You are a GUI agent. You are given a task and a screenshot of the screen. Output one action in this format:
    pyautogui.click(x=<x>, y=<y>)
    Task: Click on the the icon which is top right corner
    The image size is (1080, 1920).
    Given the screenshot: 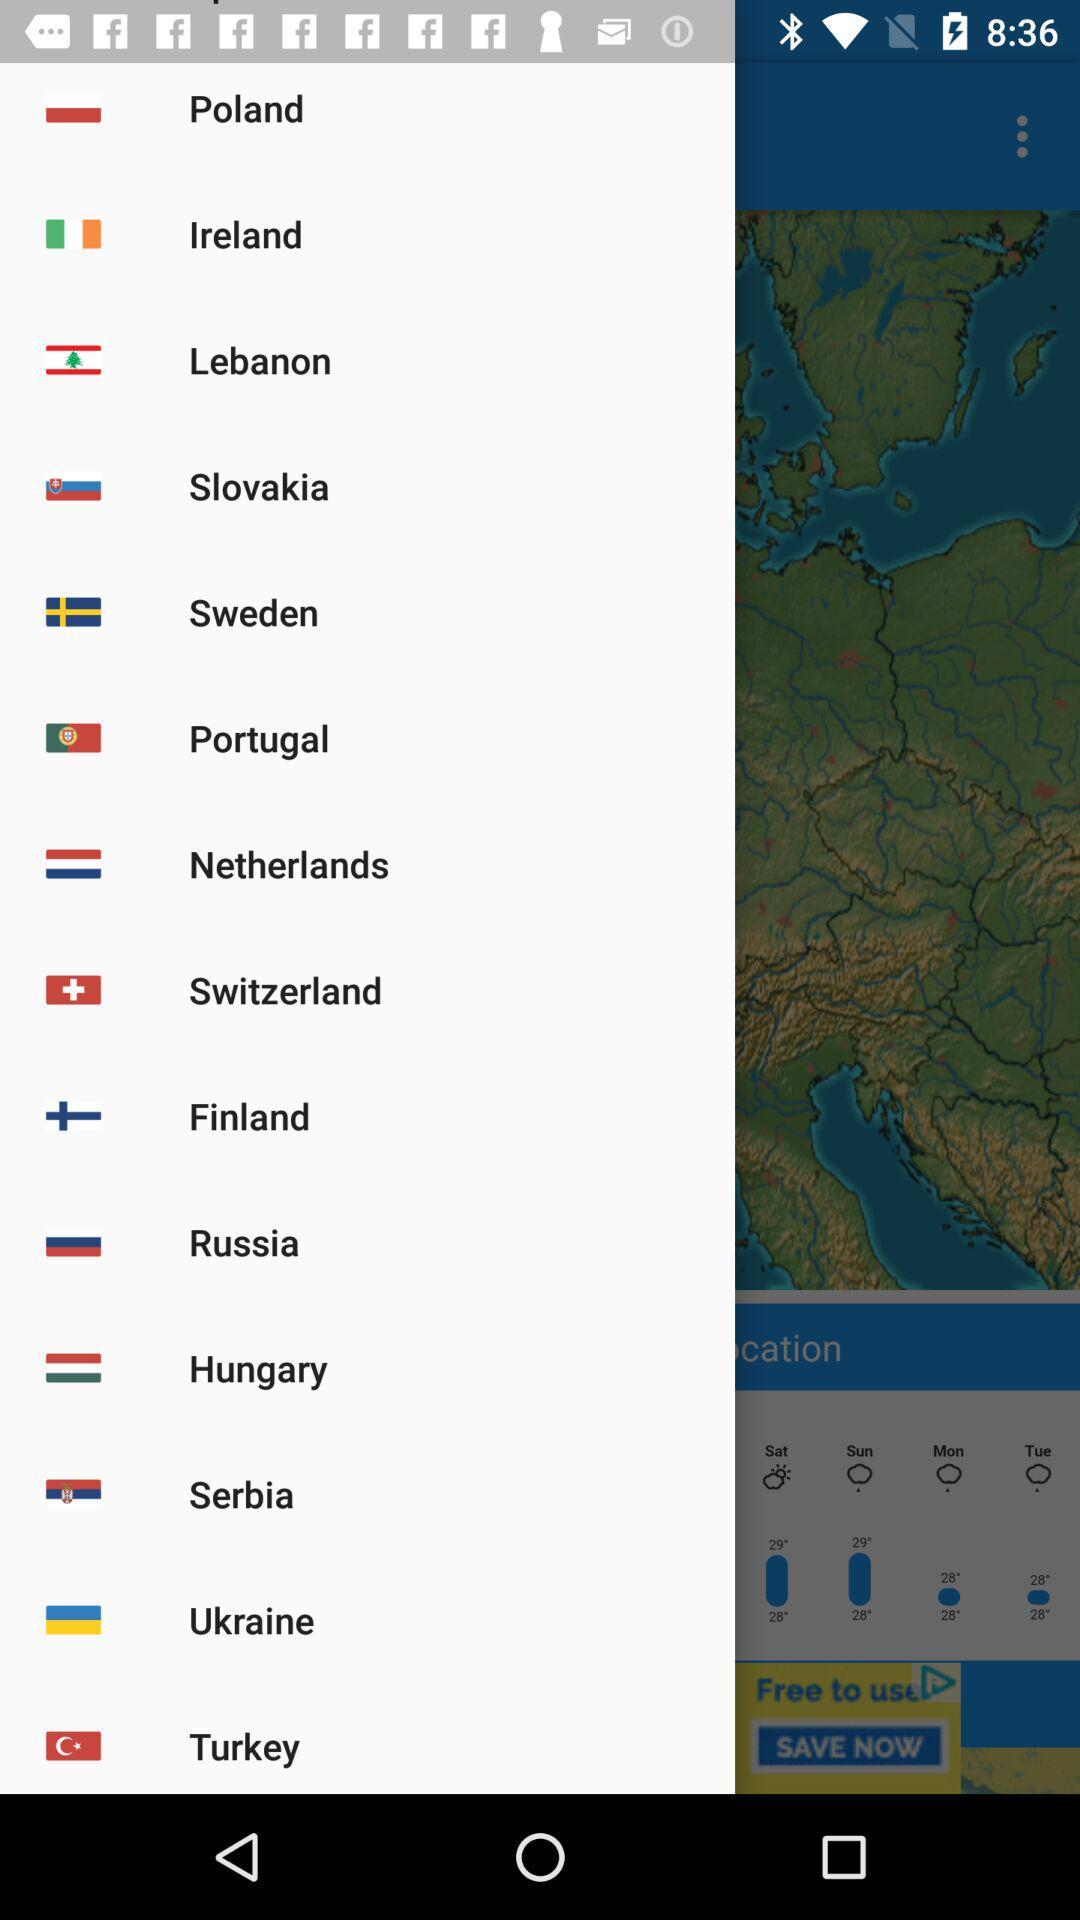 What is the action you would take?
    pyautogui.click(x=1027, y=136)
    